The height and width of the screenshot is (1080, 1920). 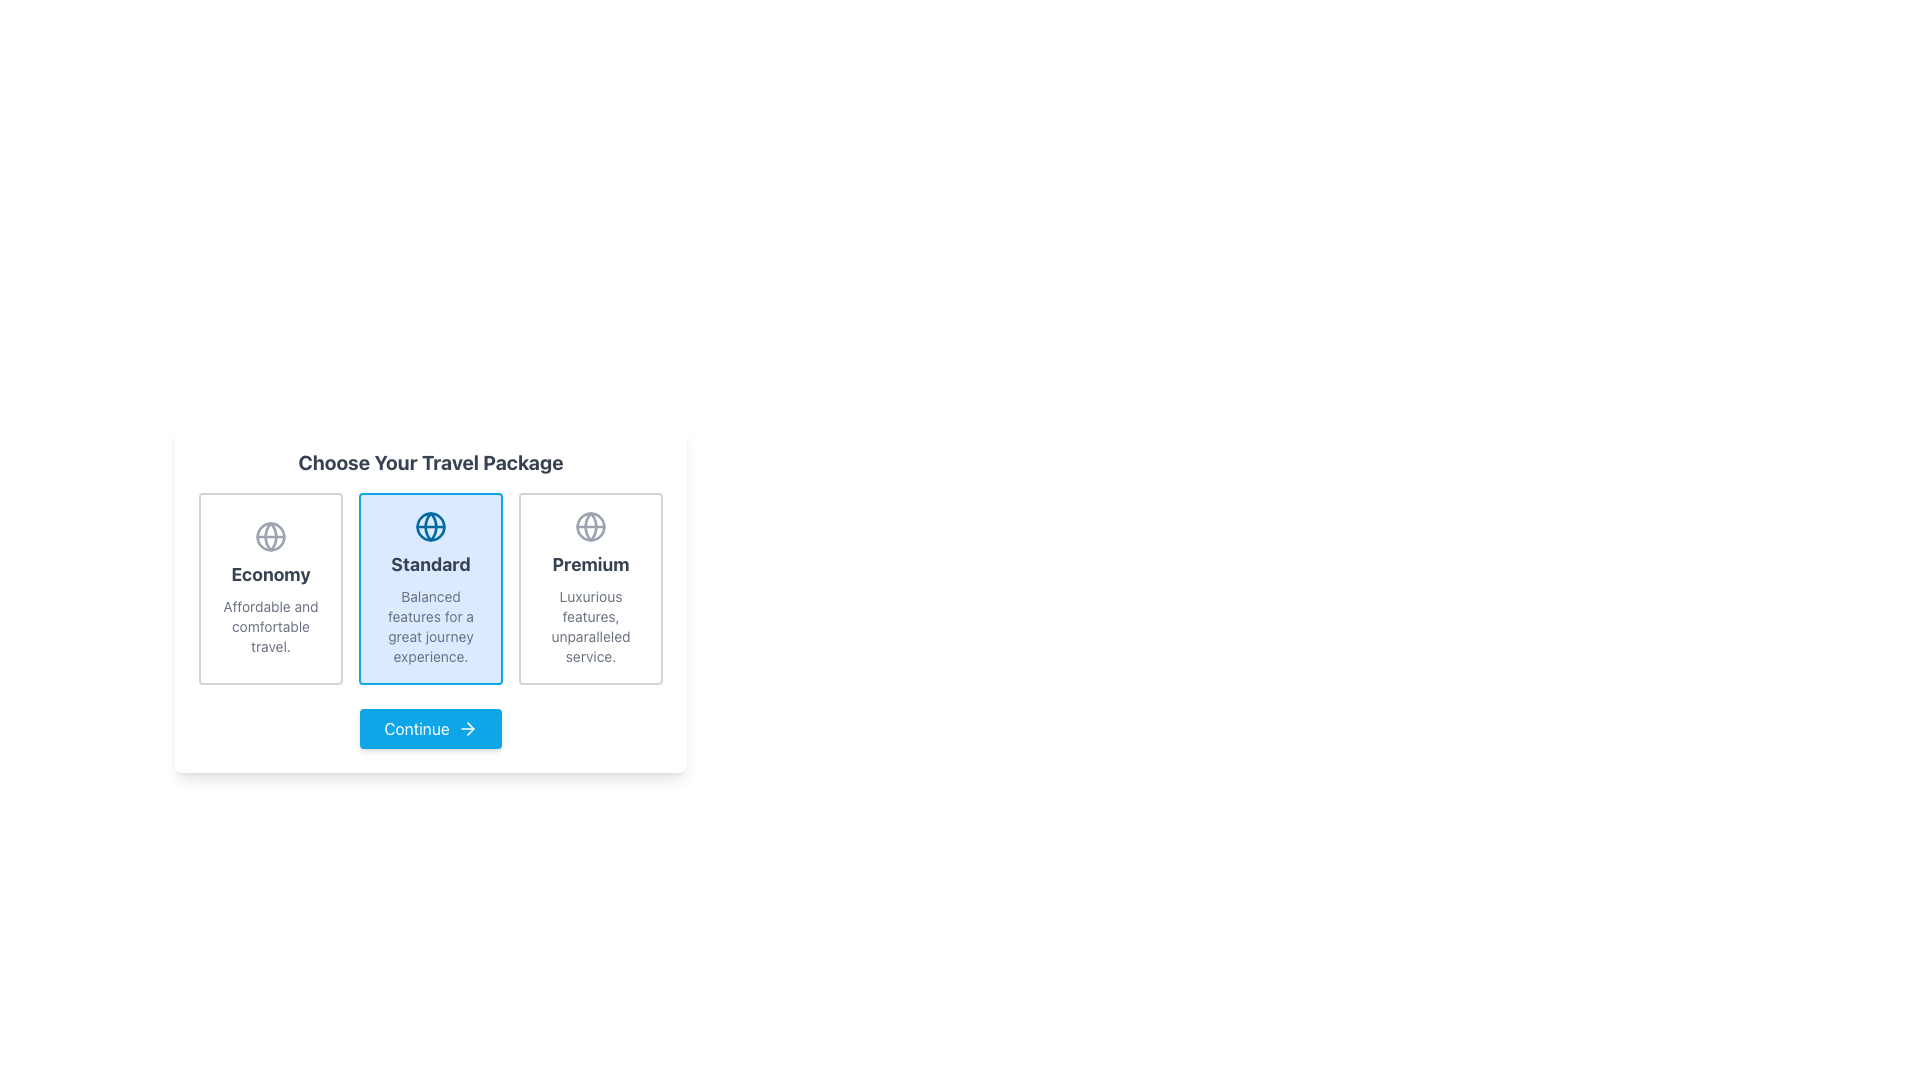 What do you see at coordinates (430, 626) in the screenshot?
I see `descriptive text block associated with the 'Standard' travel package option, located below the 'Standard' heading` at bounding box center [430, 626].